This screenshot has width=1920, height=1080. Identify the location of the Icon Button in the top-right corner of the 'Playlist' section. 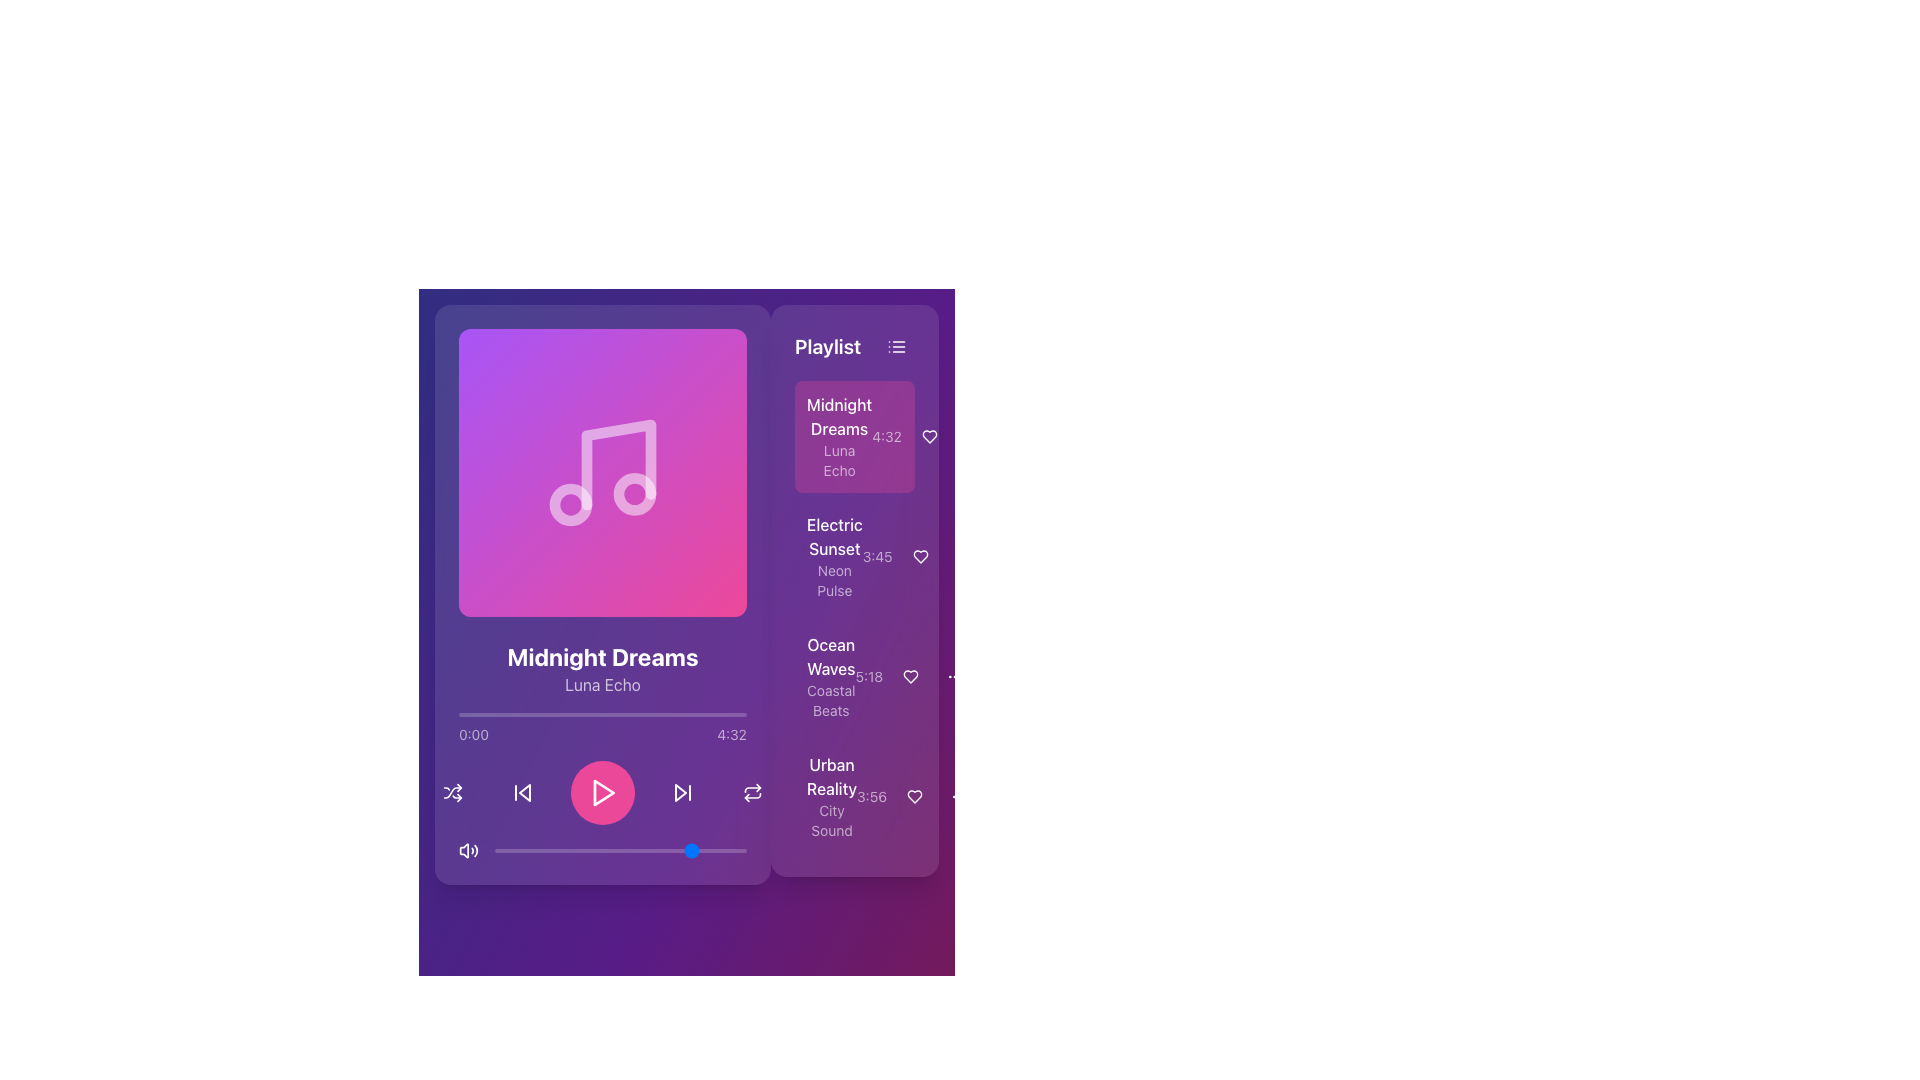
(896, 346).